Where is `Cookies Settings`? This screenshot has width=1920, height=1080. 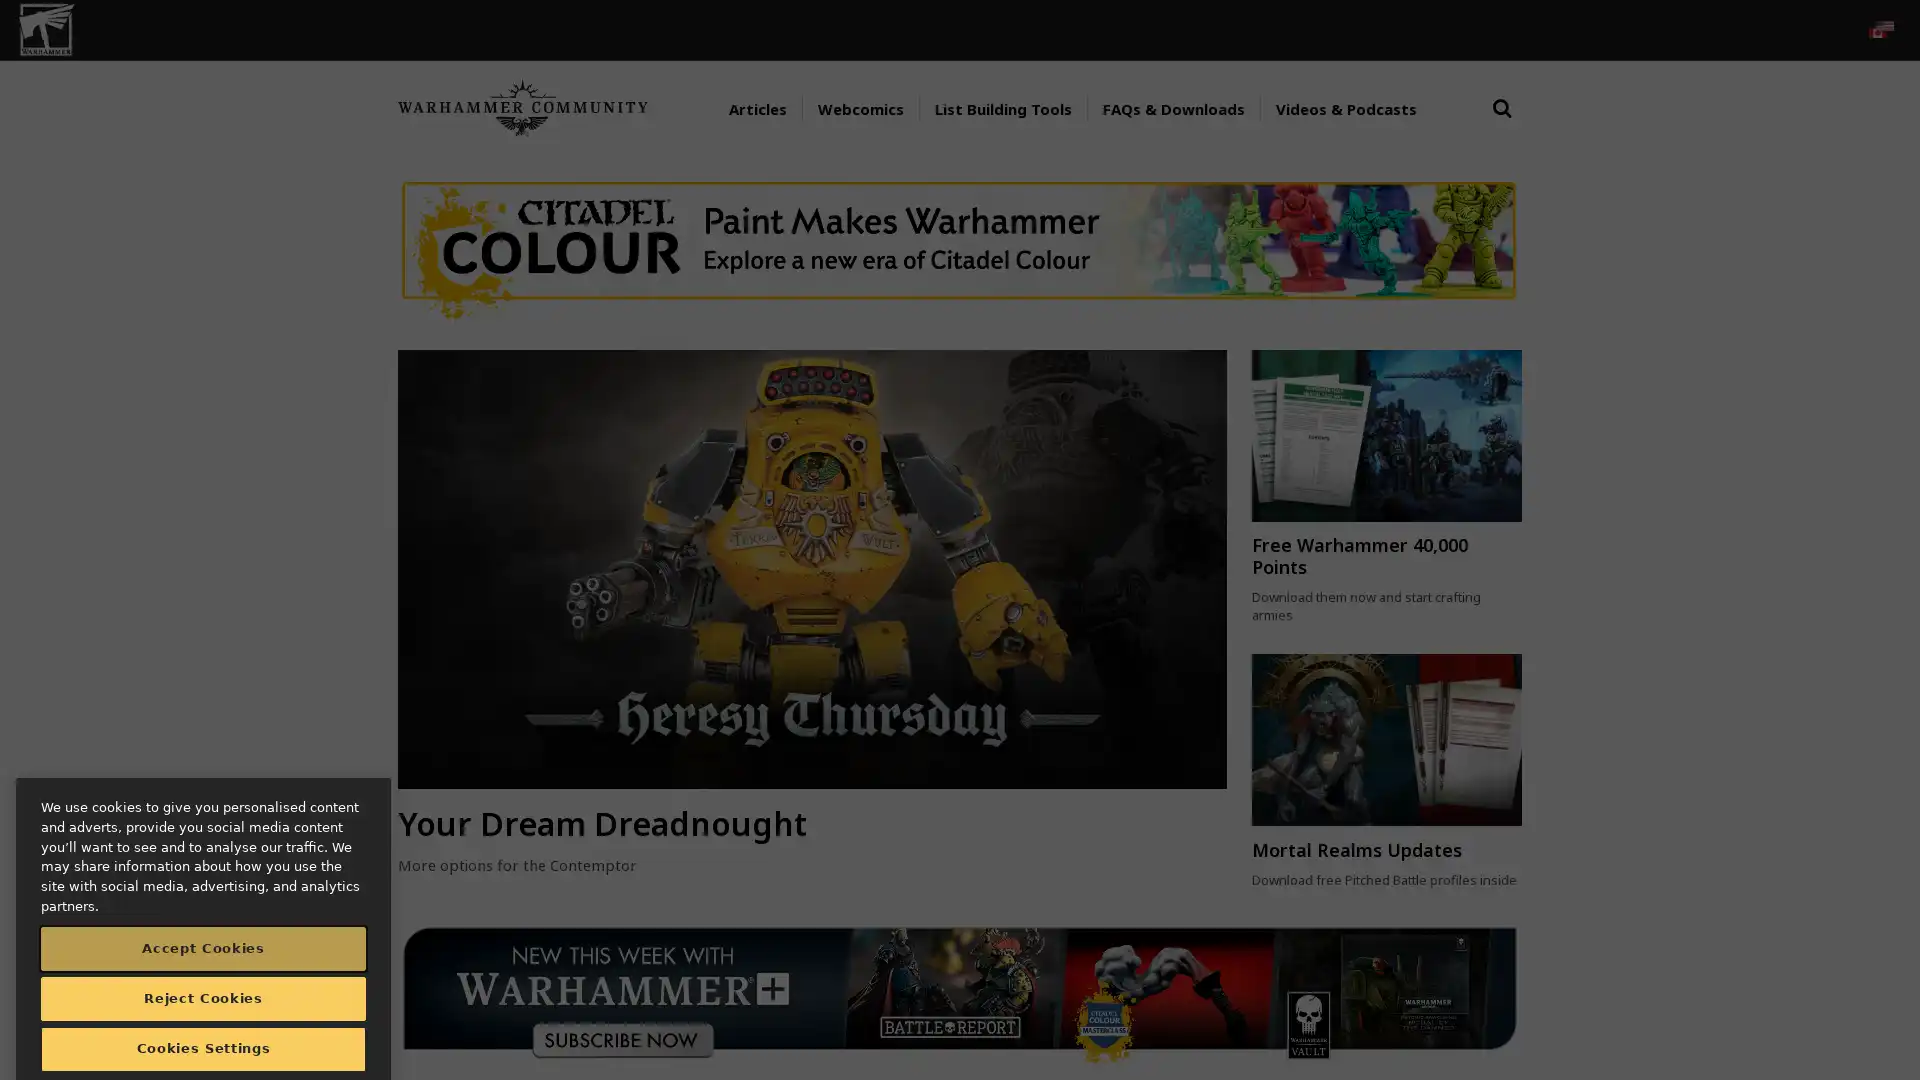
Cookies Settings is located at coordinates (203, 1011).